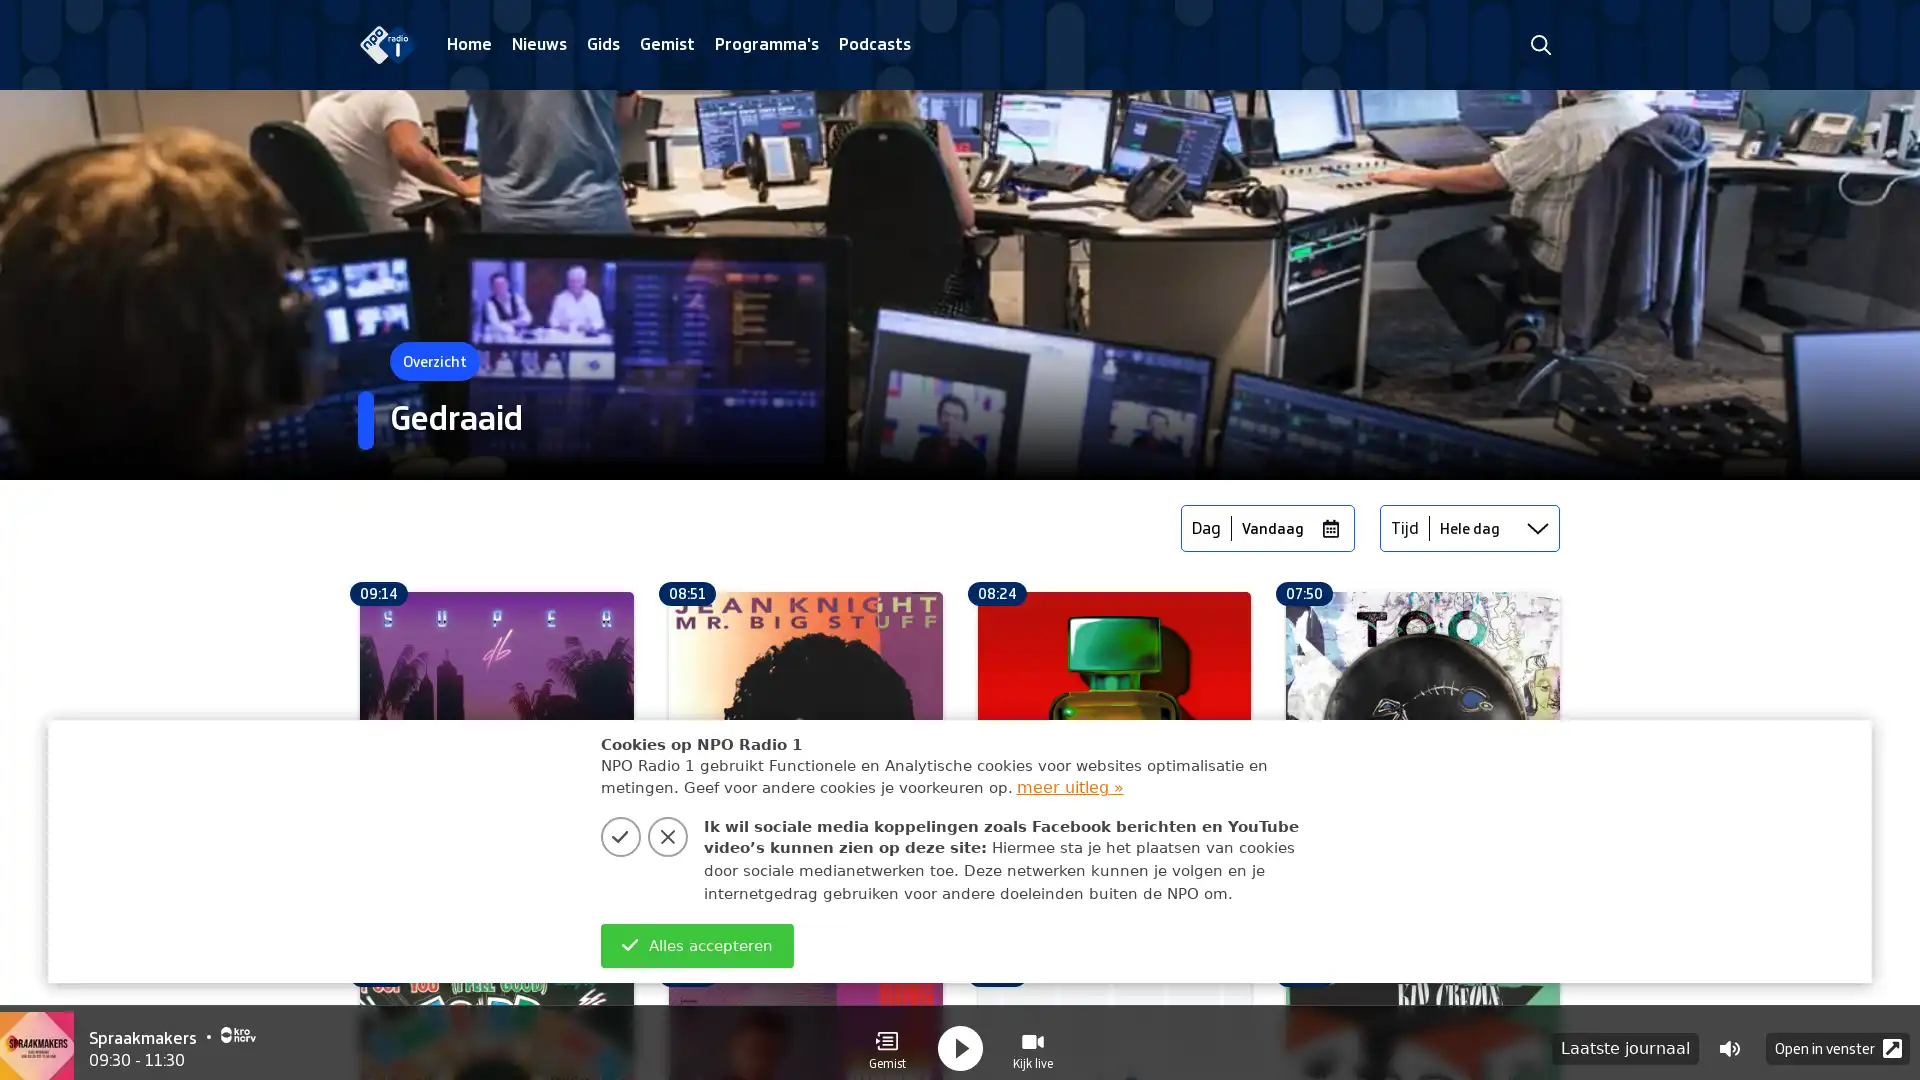 This screenshot has width=1920, height=1080. What do you see at coordinates (960, 1036) in the screenshot?
I see `play` at bounding box center [960, 1036].